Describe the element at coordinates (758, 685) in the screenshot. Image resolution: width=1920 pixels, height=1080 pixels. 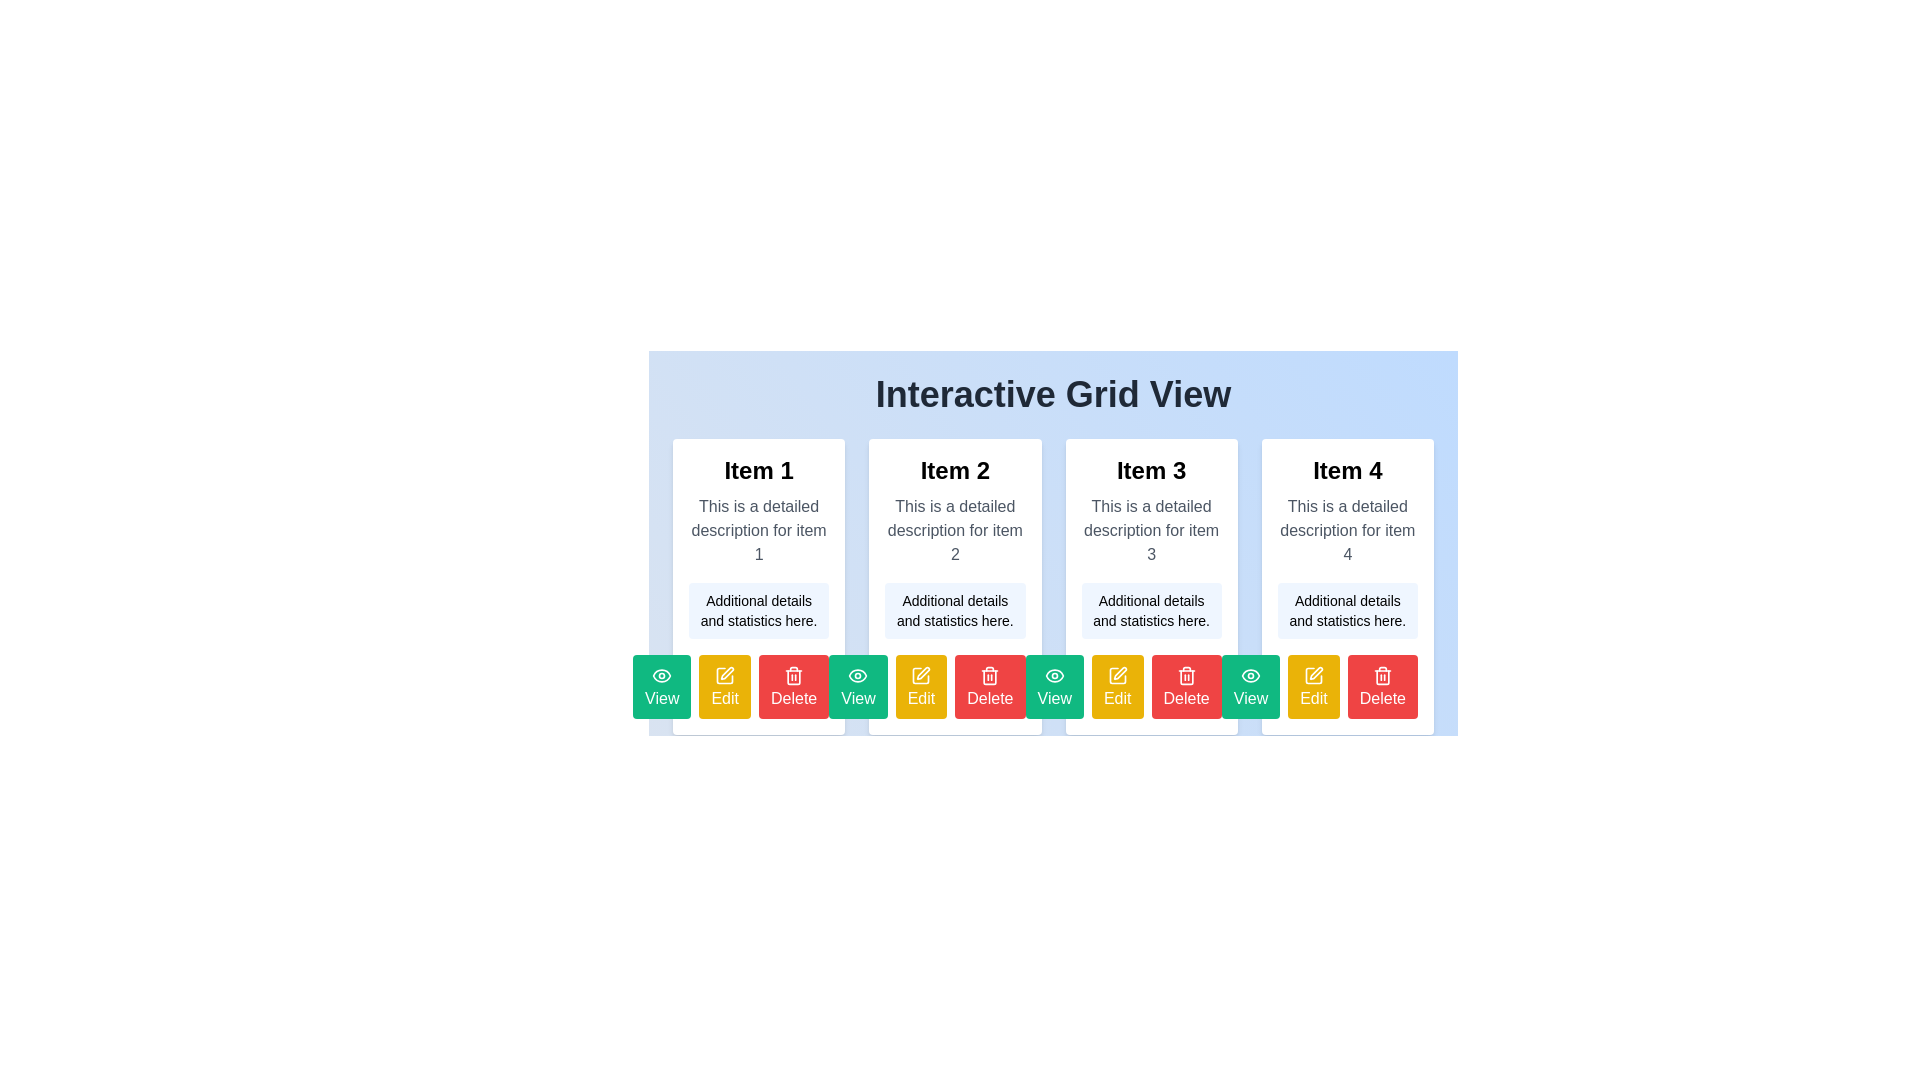
I see `the delete button located at the bottom-right side within the card labeled 'Item 1', which is the third button in the control group following 'View' and 'Edit'` at that location.